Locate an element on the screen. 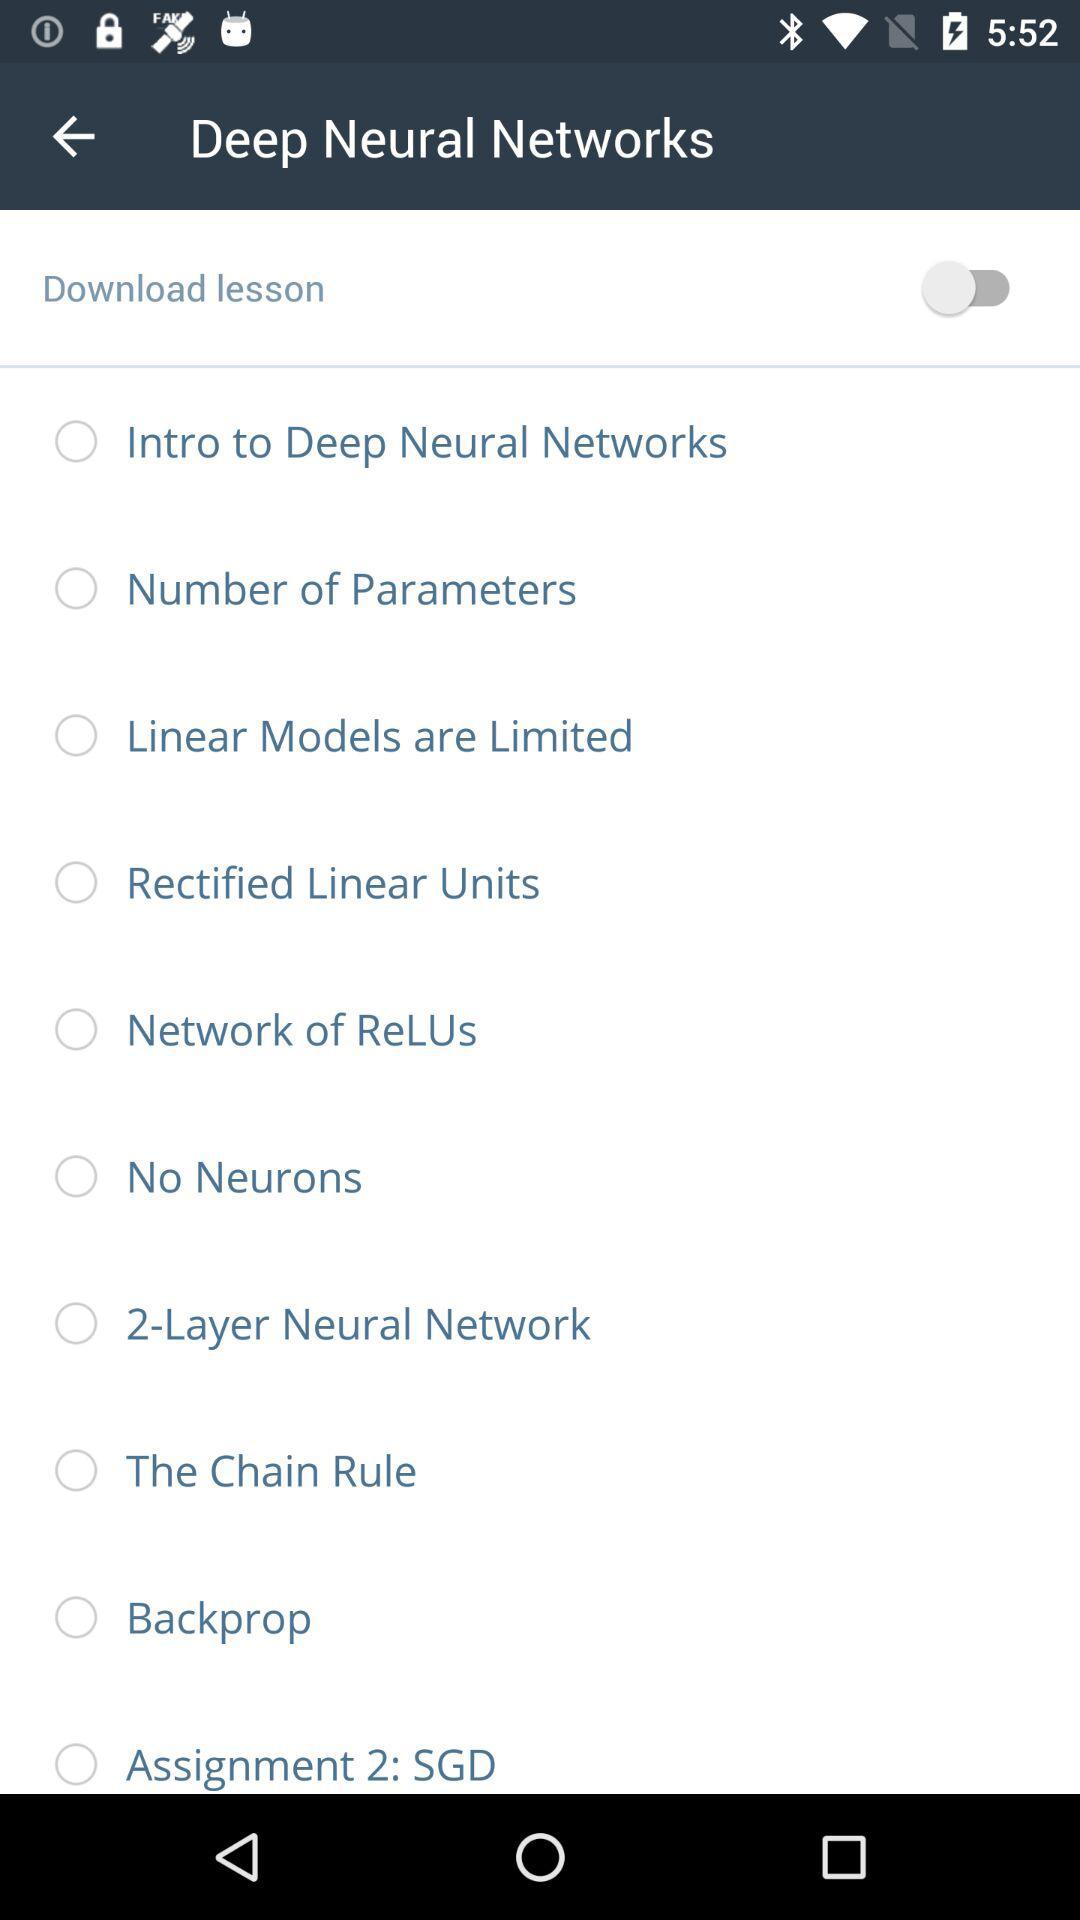 This screenshot has height=1920, width=1080. the item above the download lesson item is located at coordinates (72, 135).